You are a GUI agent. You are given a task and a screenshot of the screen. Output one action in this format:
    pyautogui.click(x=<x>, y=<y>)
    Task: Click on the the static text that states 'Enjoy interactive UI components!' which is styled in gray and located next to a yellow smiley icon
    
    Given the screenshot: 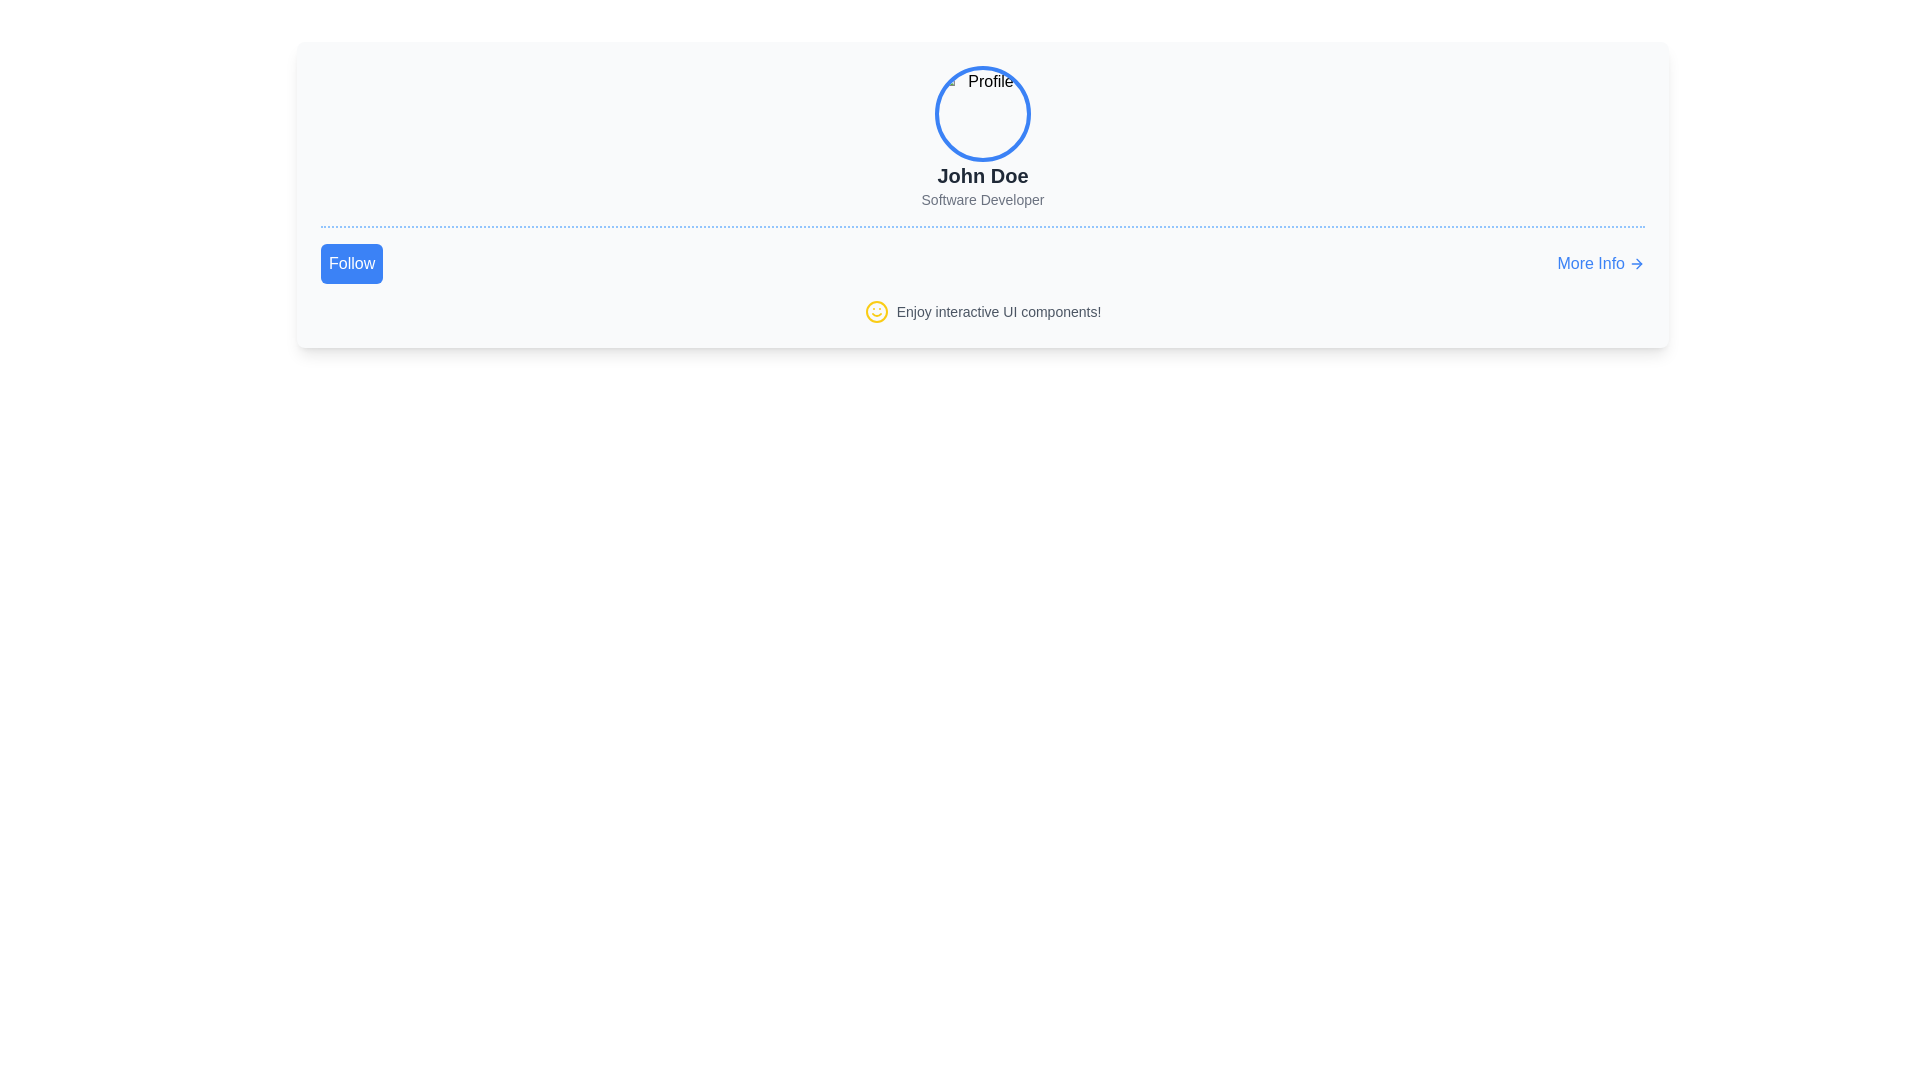 What is the action you would take?
    pyautogui.click(x=998, y=312)
    